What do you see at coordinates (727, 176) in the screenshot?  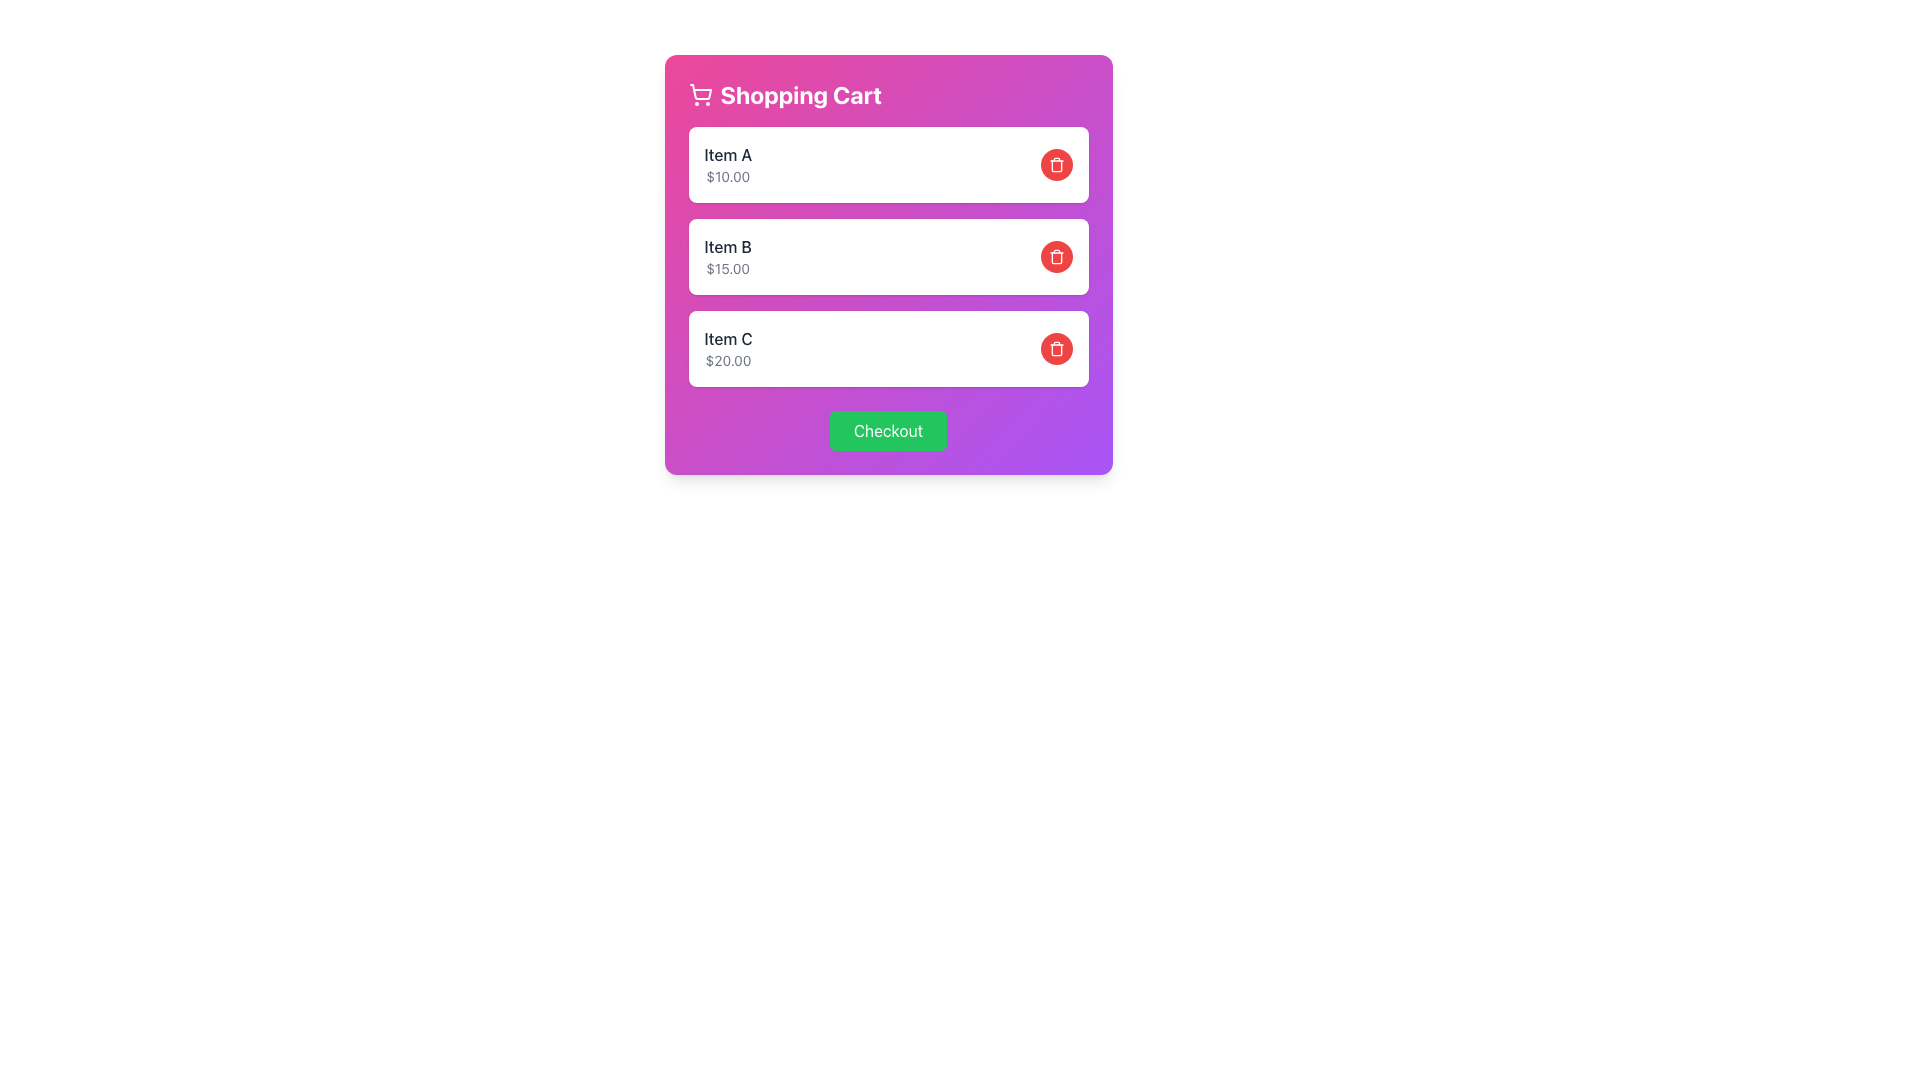 I see `the text label displaying the price "$10.00" which is located directly below the text label "Item A" in the shopping cart interface` at bounding box center [727, 176].